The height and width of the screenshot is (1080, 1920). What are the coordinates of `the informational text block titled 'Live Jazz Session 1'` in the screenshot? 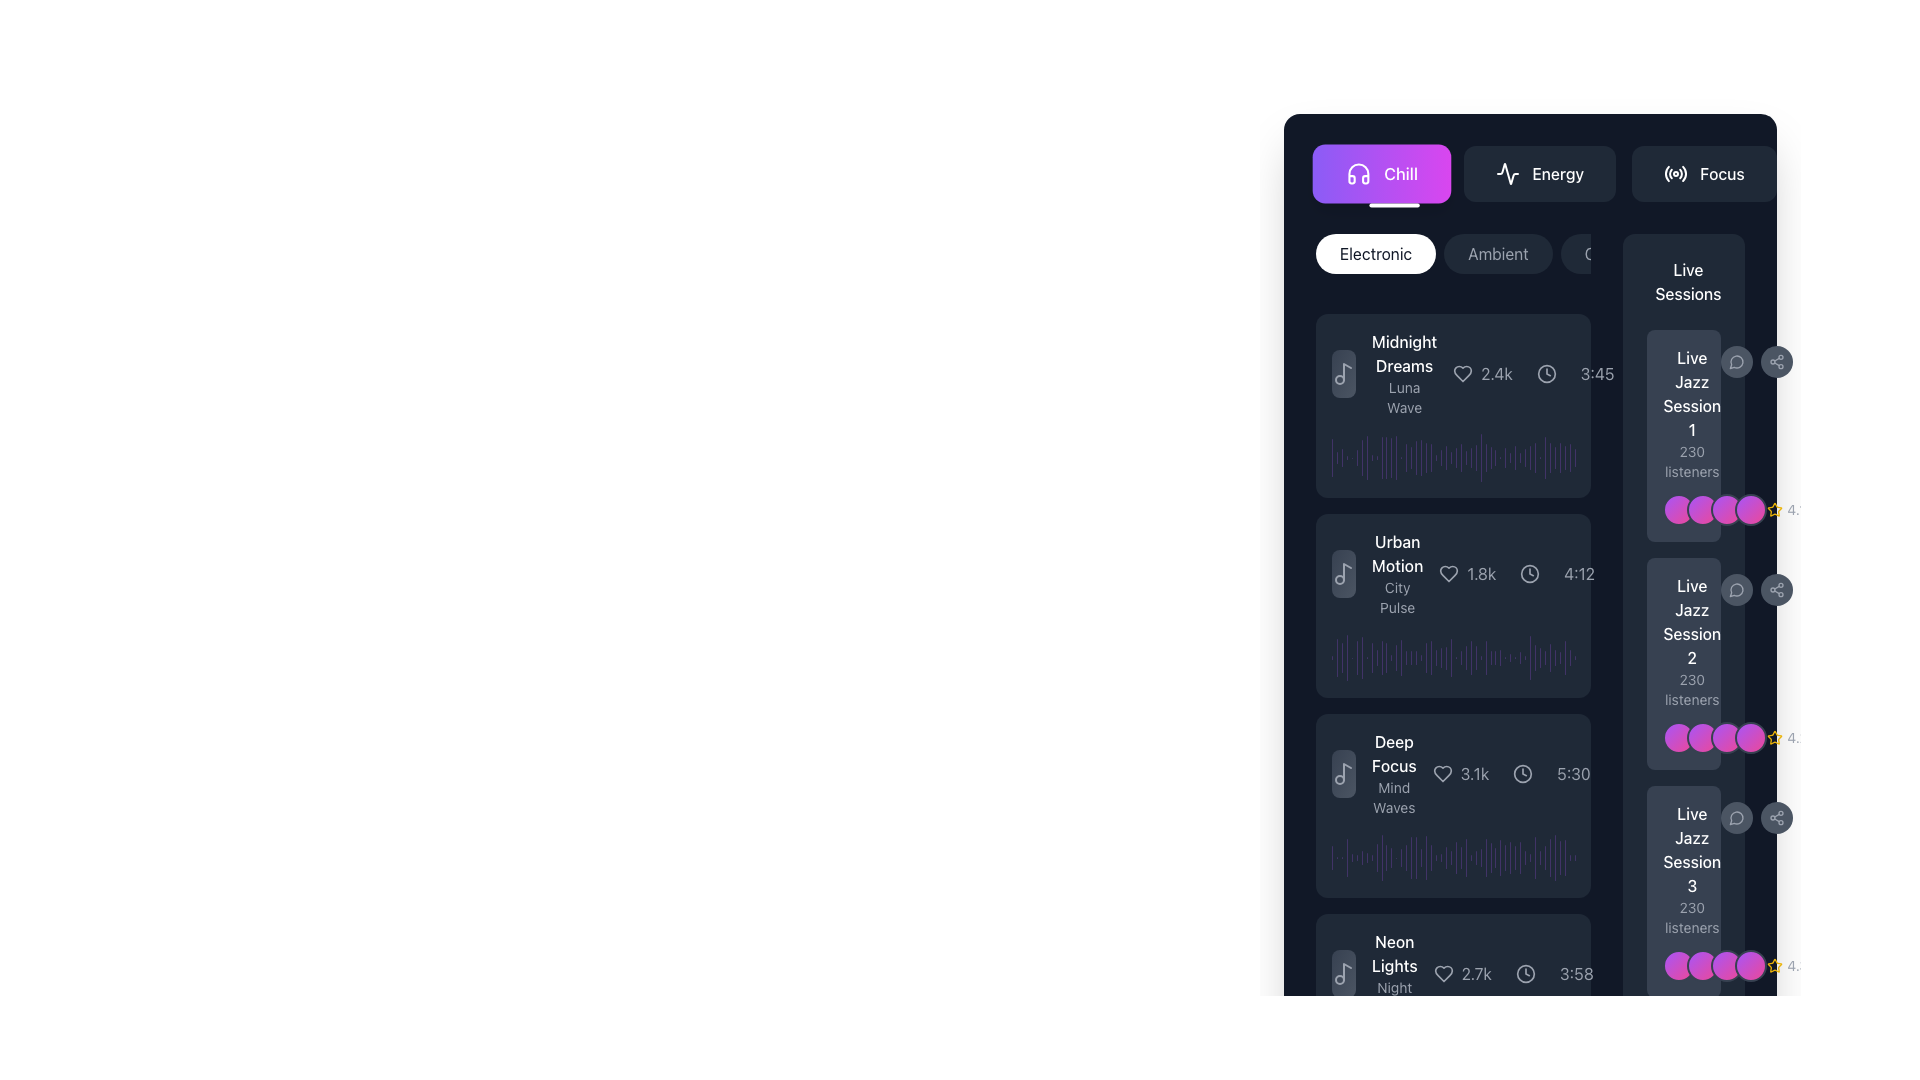 It's located at (1683, 412).